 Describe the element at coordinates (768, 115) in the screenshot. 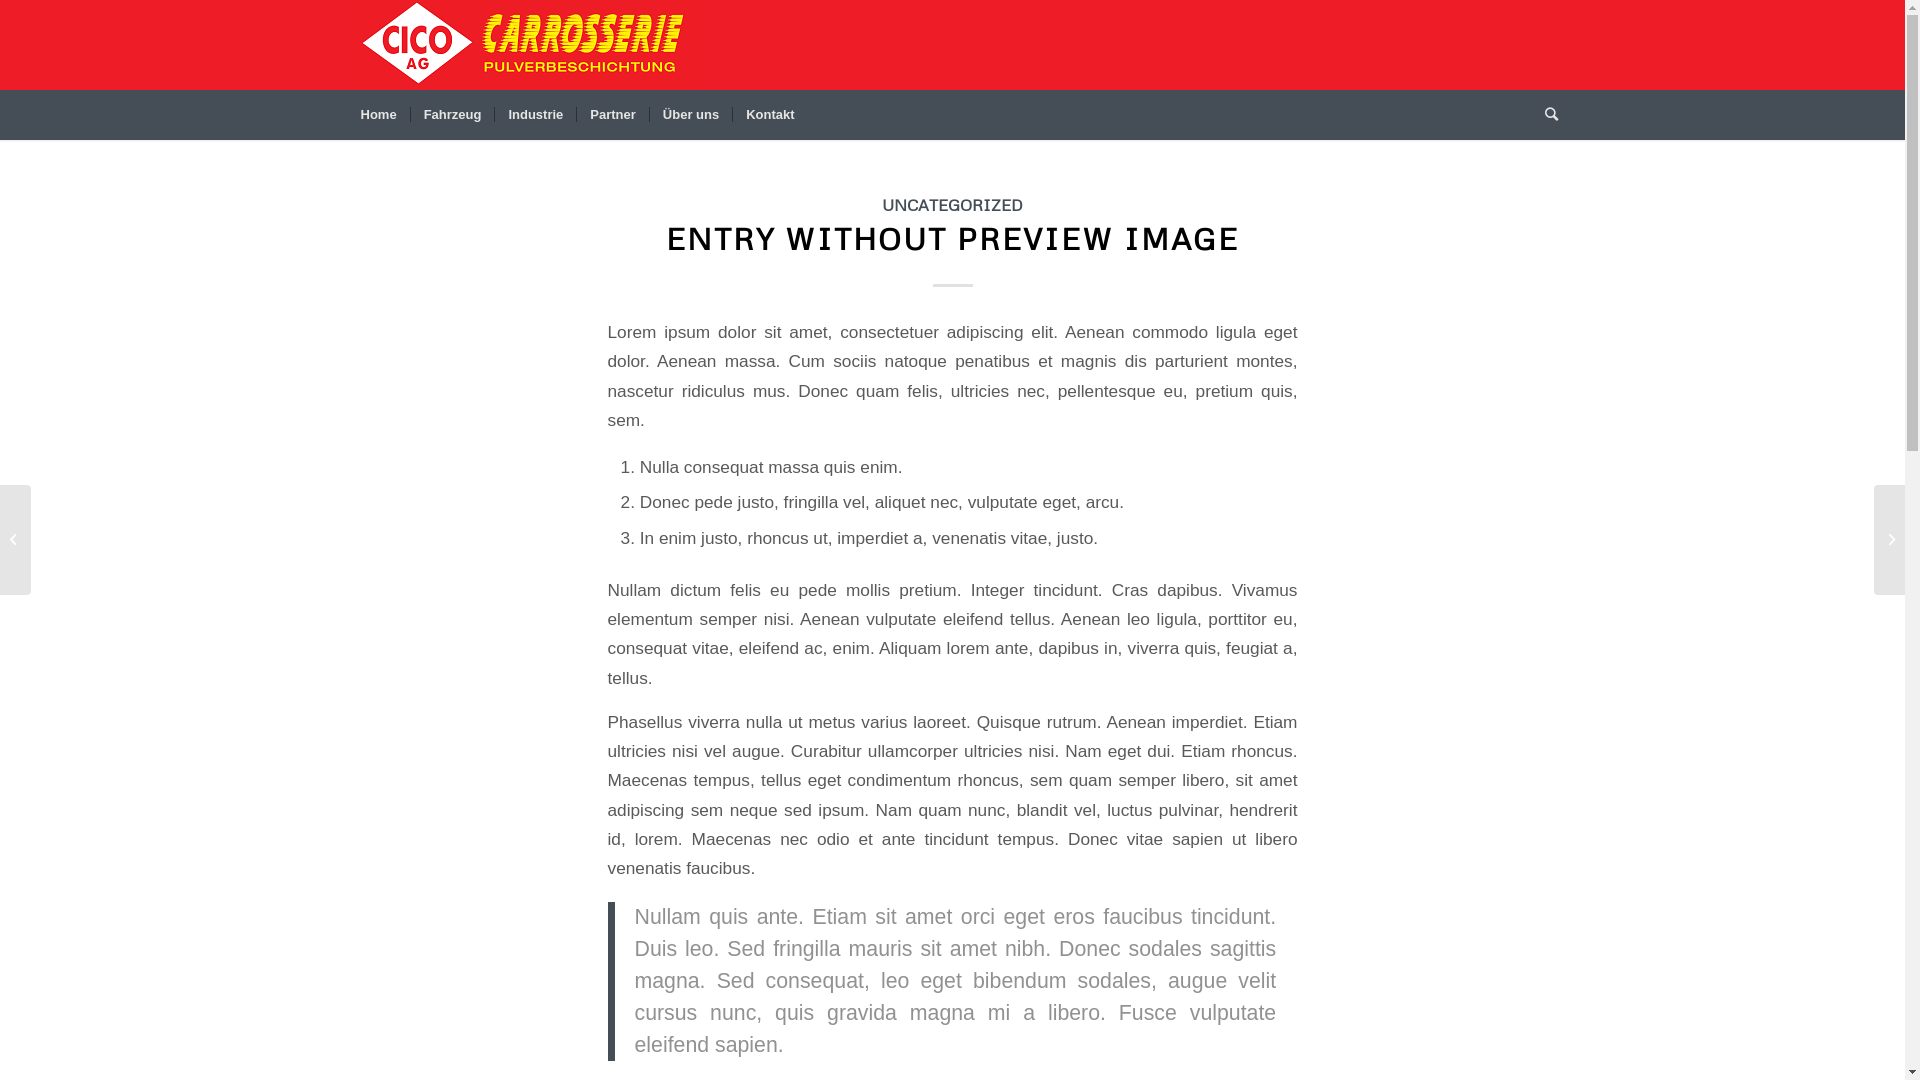

I see `'Kontakt'` at that location.